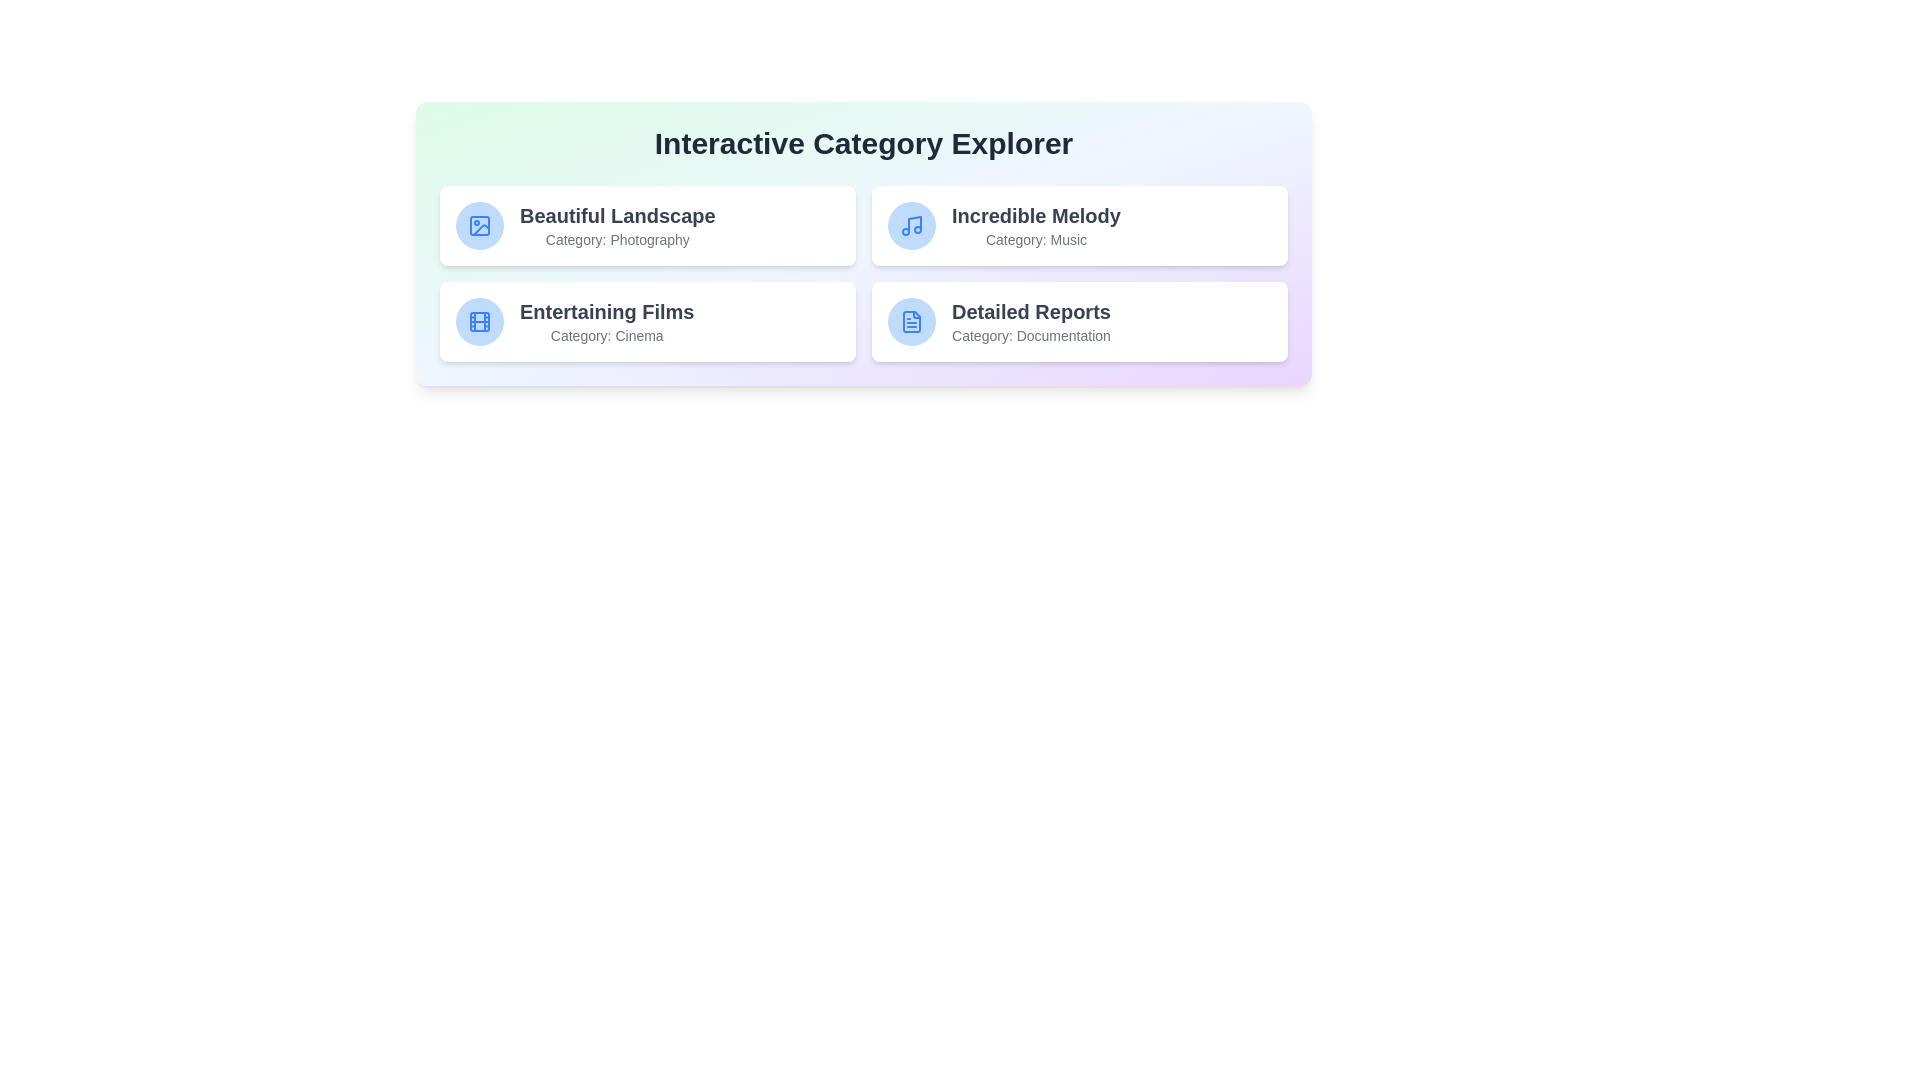 This screenshot has height=1080, width=1920. What do you see at coordinates (648, 225) in the screenshot?
I see `the card representing the category Beautiful Landscape` at bounding box center [648, 225].